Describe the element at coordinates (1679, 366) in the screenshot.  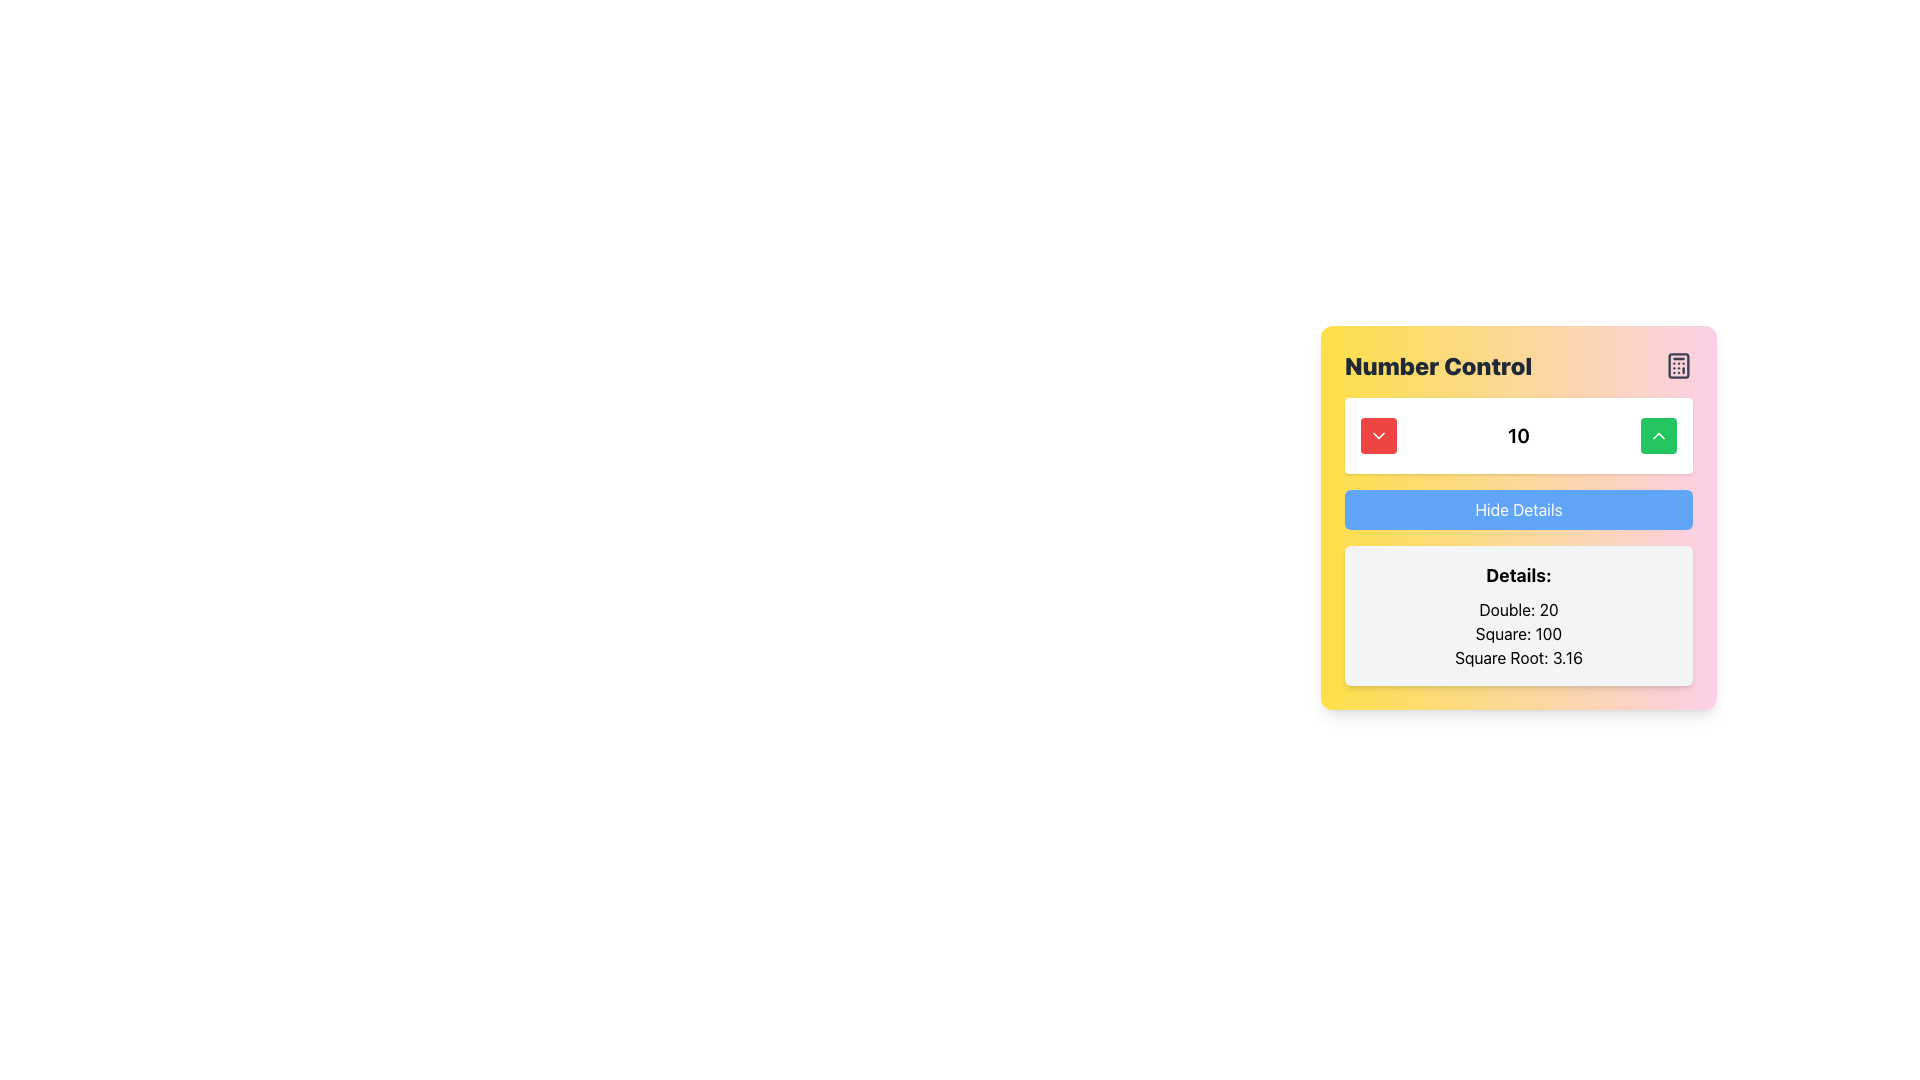
I see `the rectangular graphical element with rounded corners located within the calculator icon, positioned` at that location.